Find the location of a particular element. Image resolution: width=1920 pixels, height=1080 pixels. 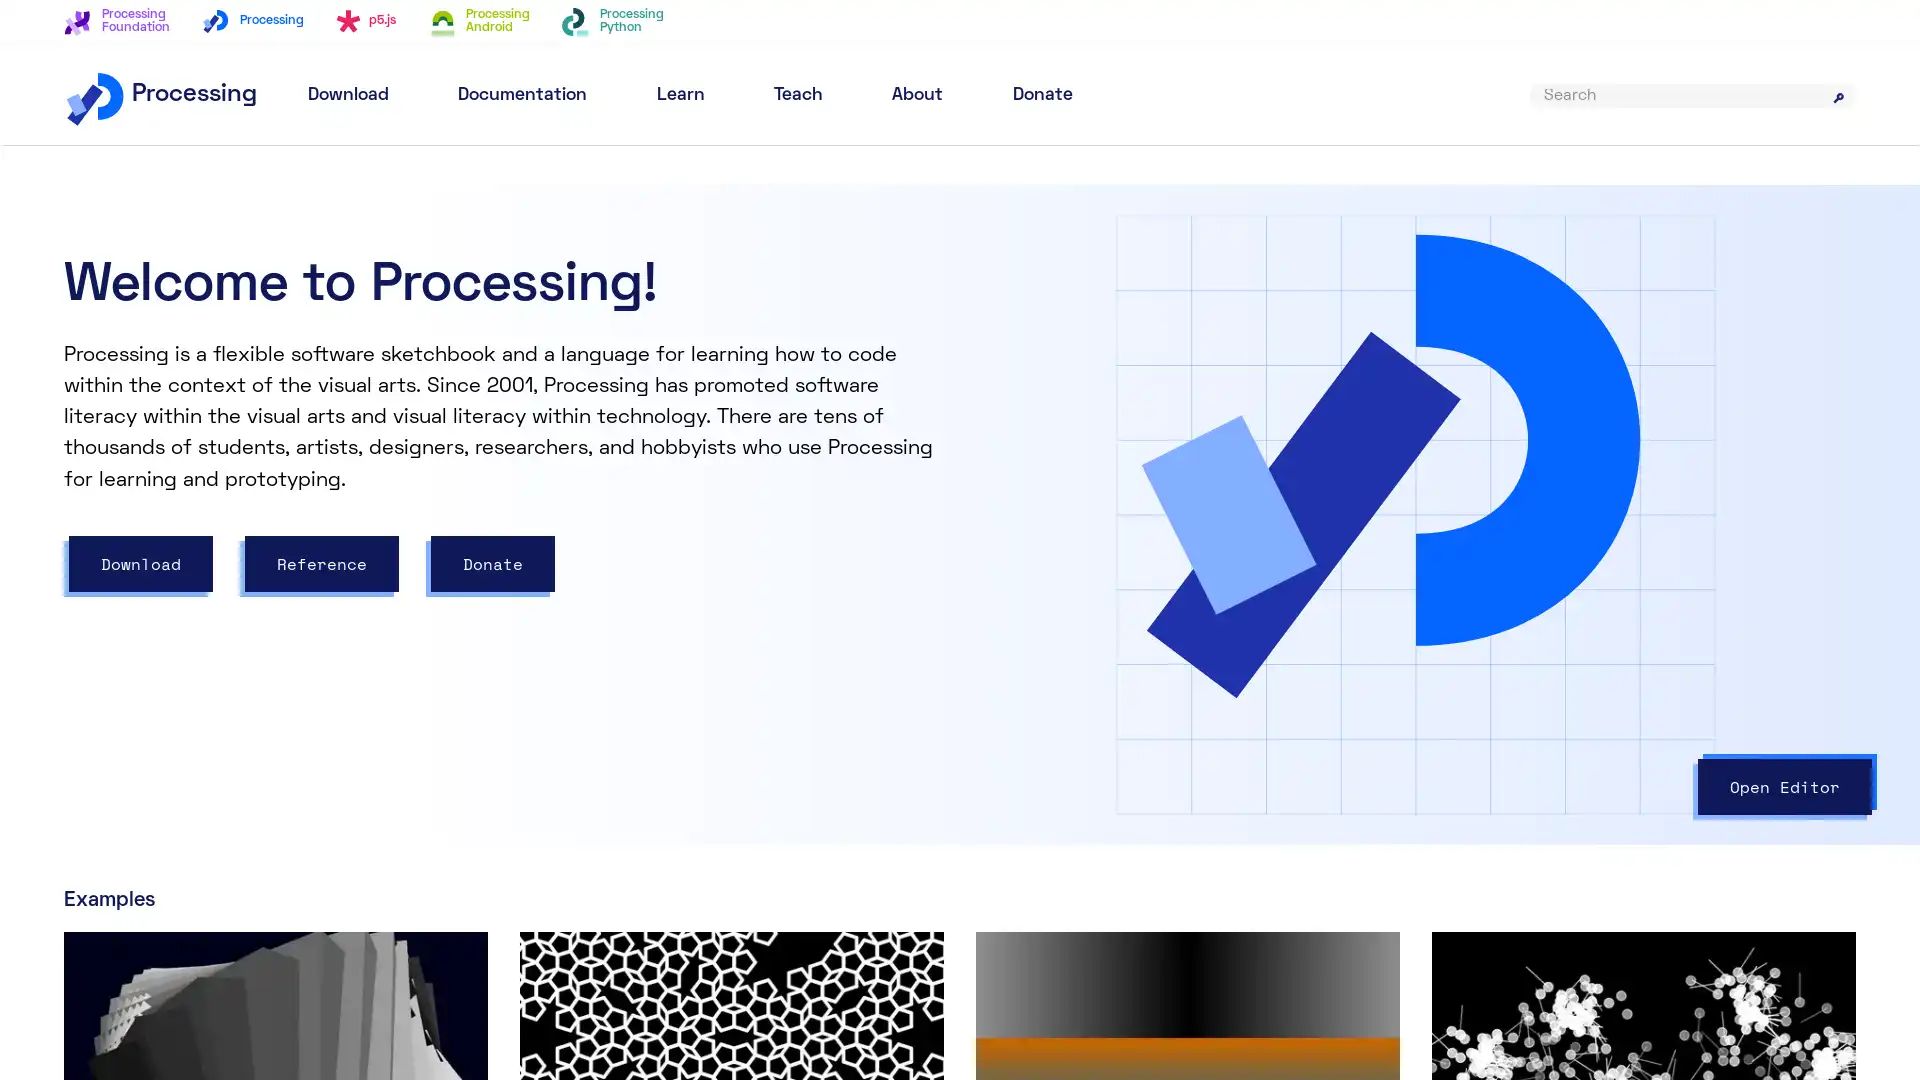

change position is located at coordinates (1088, 593).